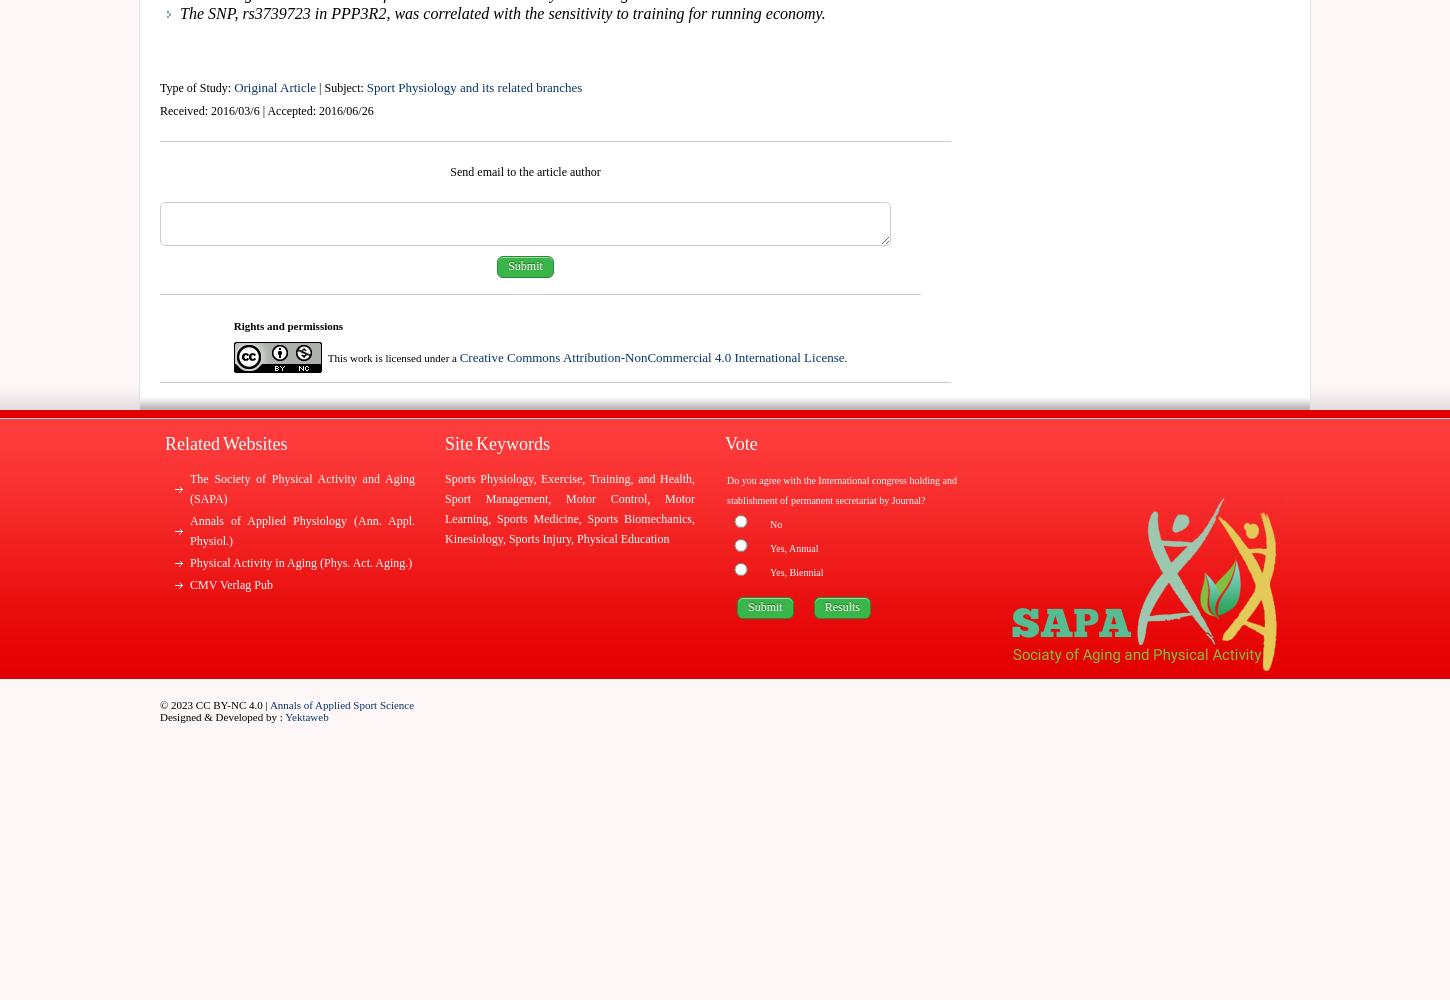 This screenshot has width=1450, height=1000. I want to click on 'Annals of Applied Physiology (Ann. Appl. Physiol.)', so click(302, 531).